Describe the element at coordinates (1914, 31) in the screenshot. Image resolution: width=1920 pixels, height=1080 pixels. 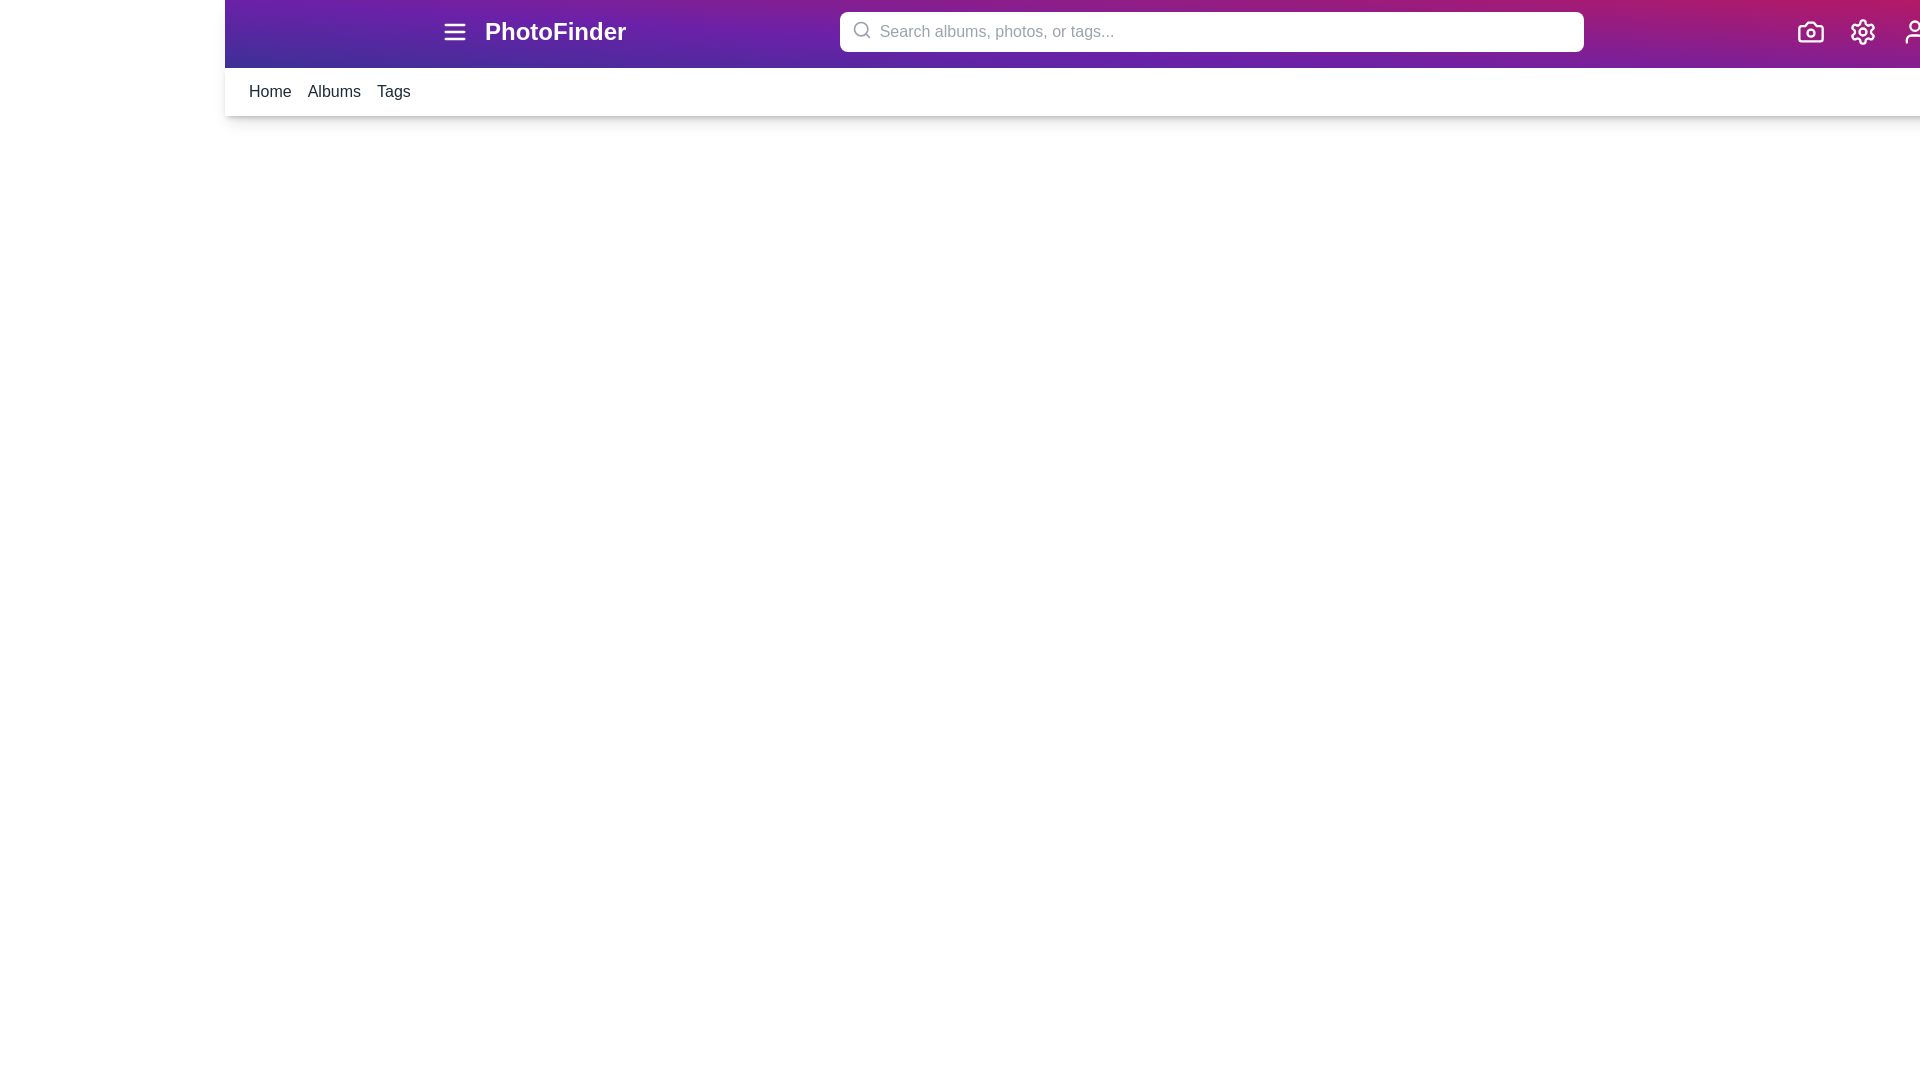
I see `the user icon to view the user profile or related options` at that location.